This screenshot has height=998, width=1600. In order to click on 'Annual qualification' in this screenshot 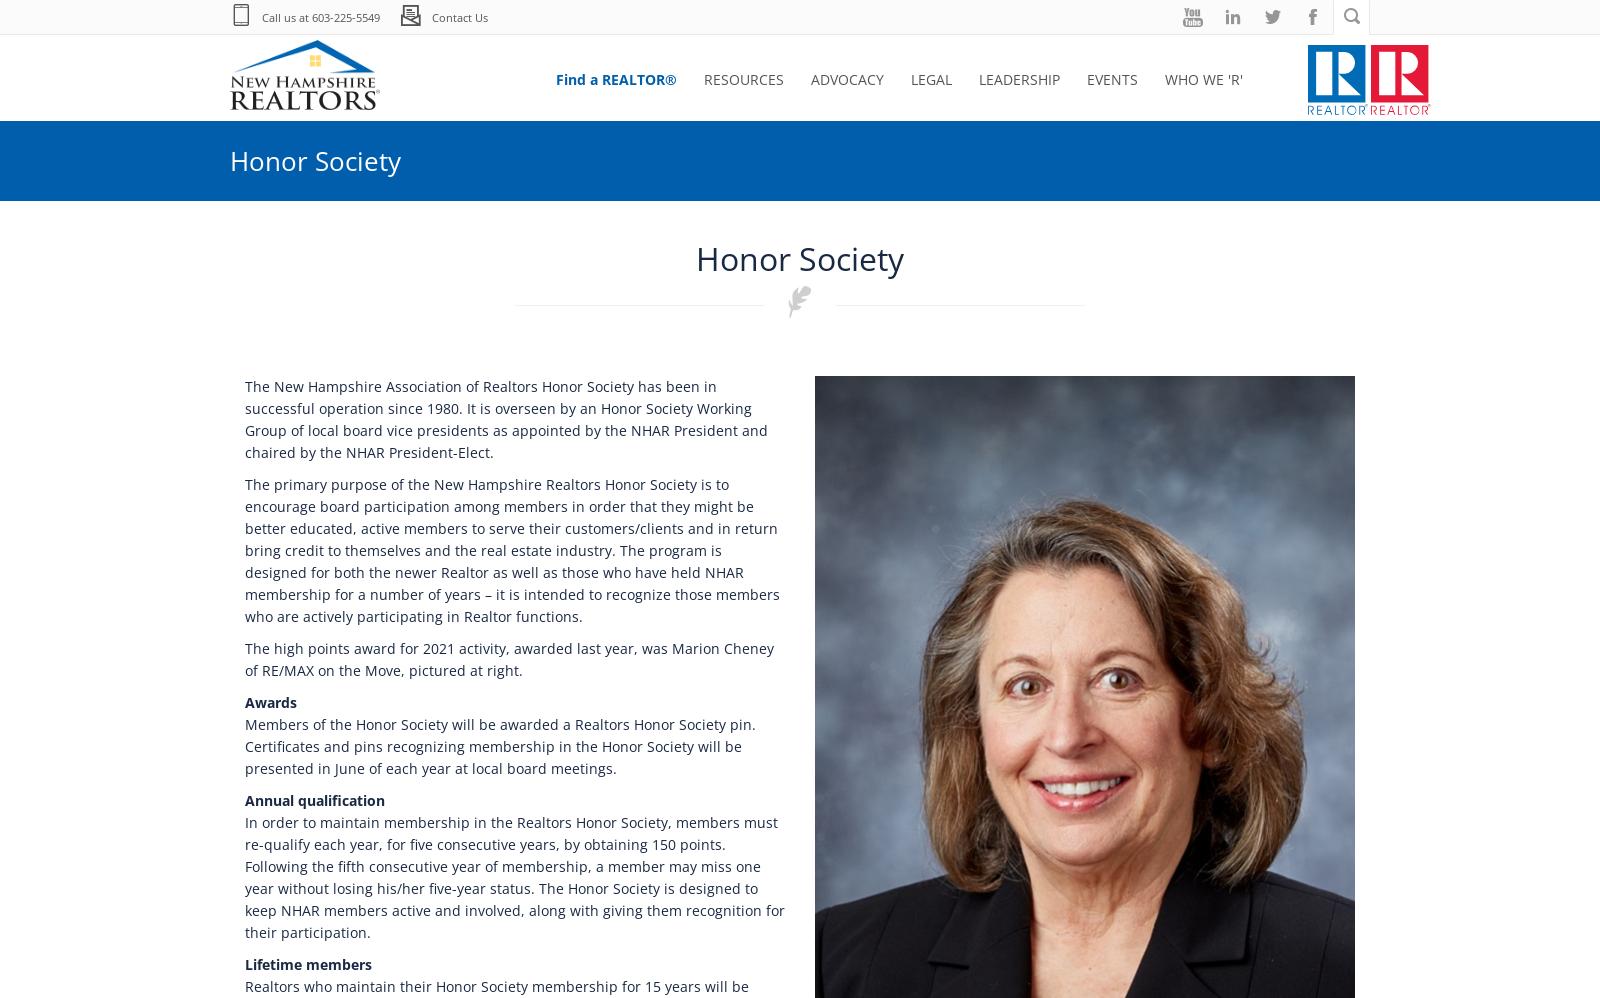, I will do `click(315, 800)`.